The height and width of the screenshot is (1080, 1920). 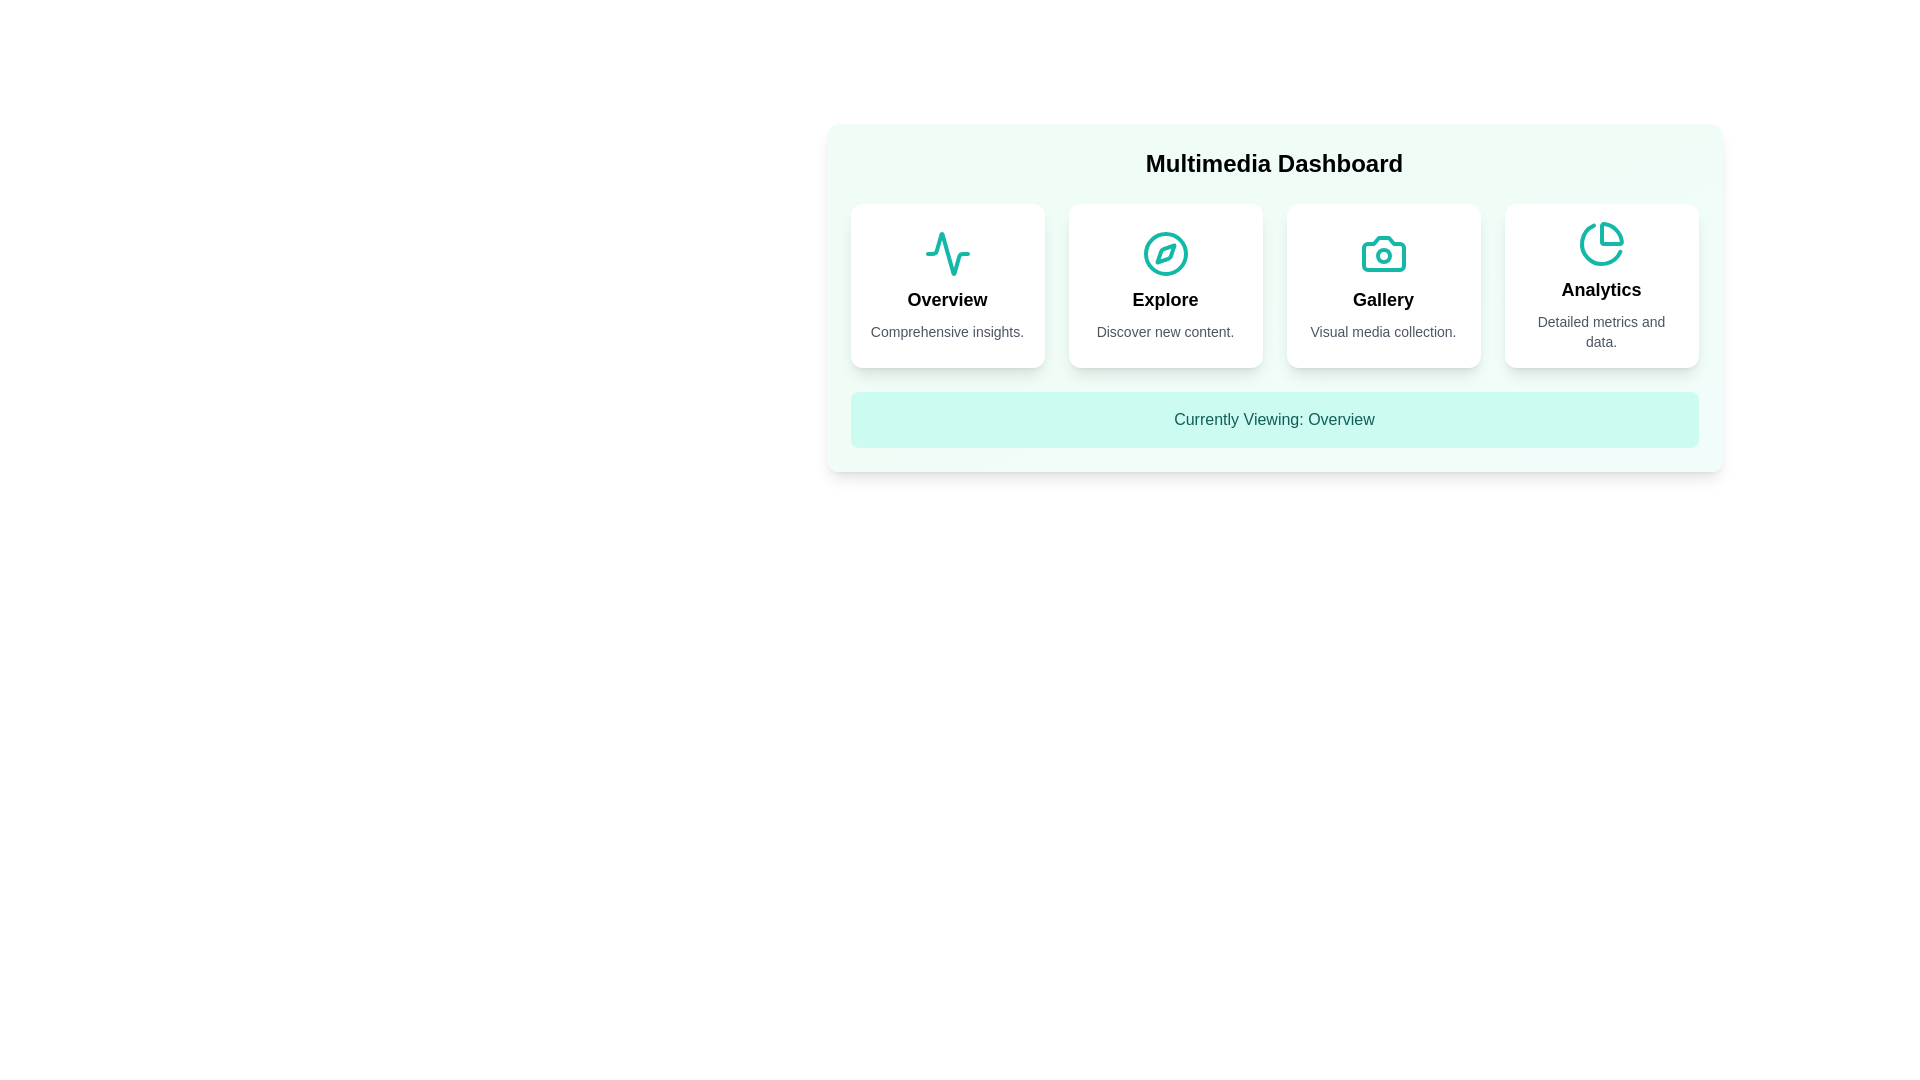 I want to click on the section Gallery by clicking on its card, so click(x=1382, y=285).